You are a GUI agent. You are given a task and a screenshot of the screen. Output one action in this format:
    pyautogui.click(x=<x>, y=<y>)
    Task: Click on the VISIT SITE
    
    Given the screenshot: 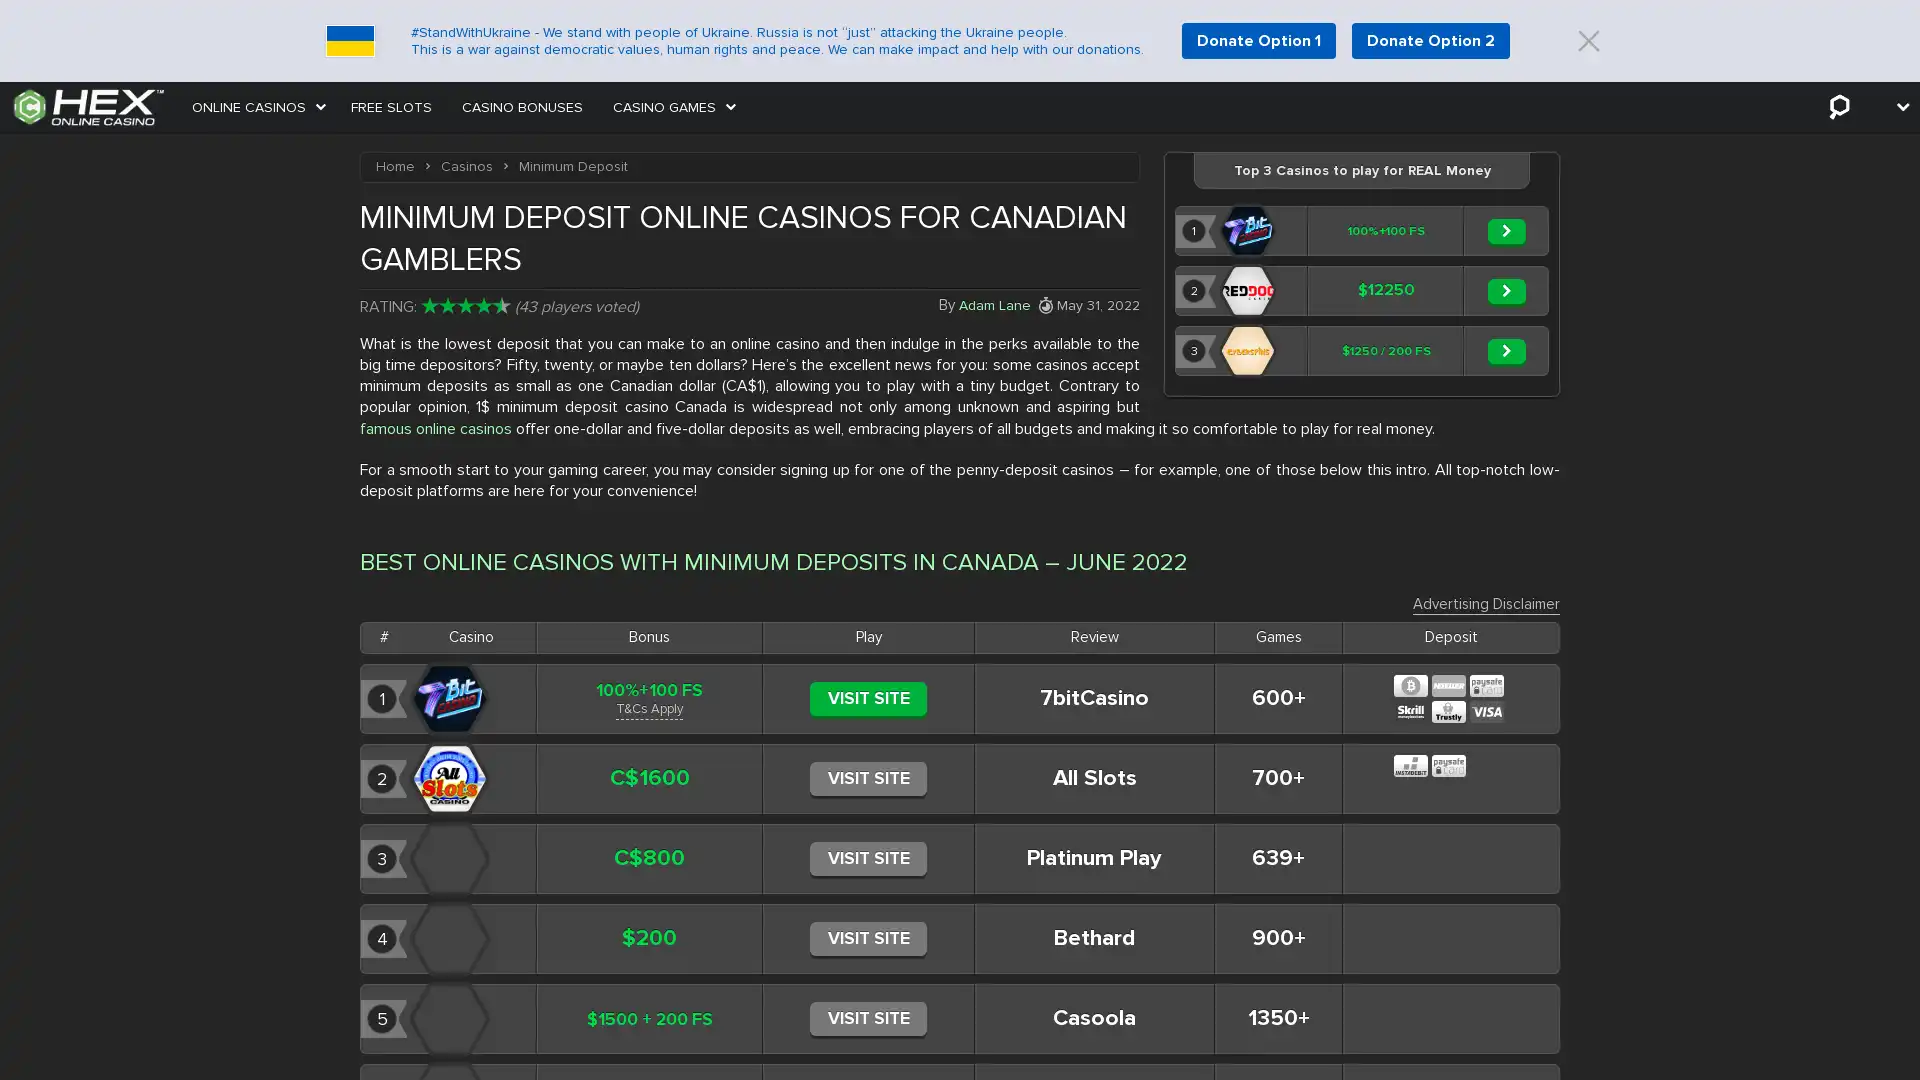 What is the action you would take?
    pyautogui.click(x=868, y=777)
    